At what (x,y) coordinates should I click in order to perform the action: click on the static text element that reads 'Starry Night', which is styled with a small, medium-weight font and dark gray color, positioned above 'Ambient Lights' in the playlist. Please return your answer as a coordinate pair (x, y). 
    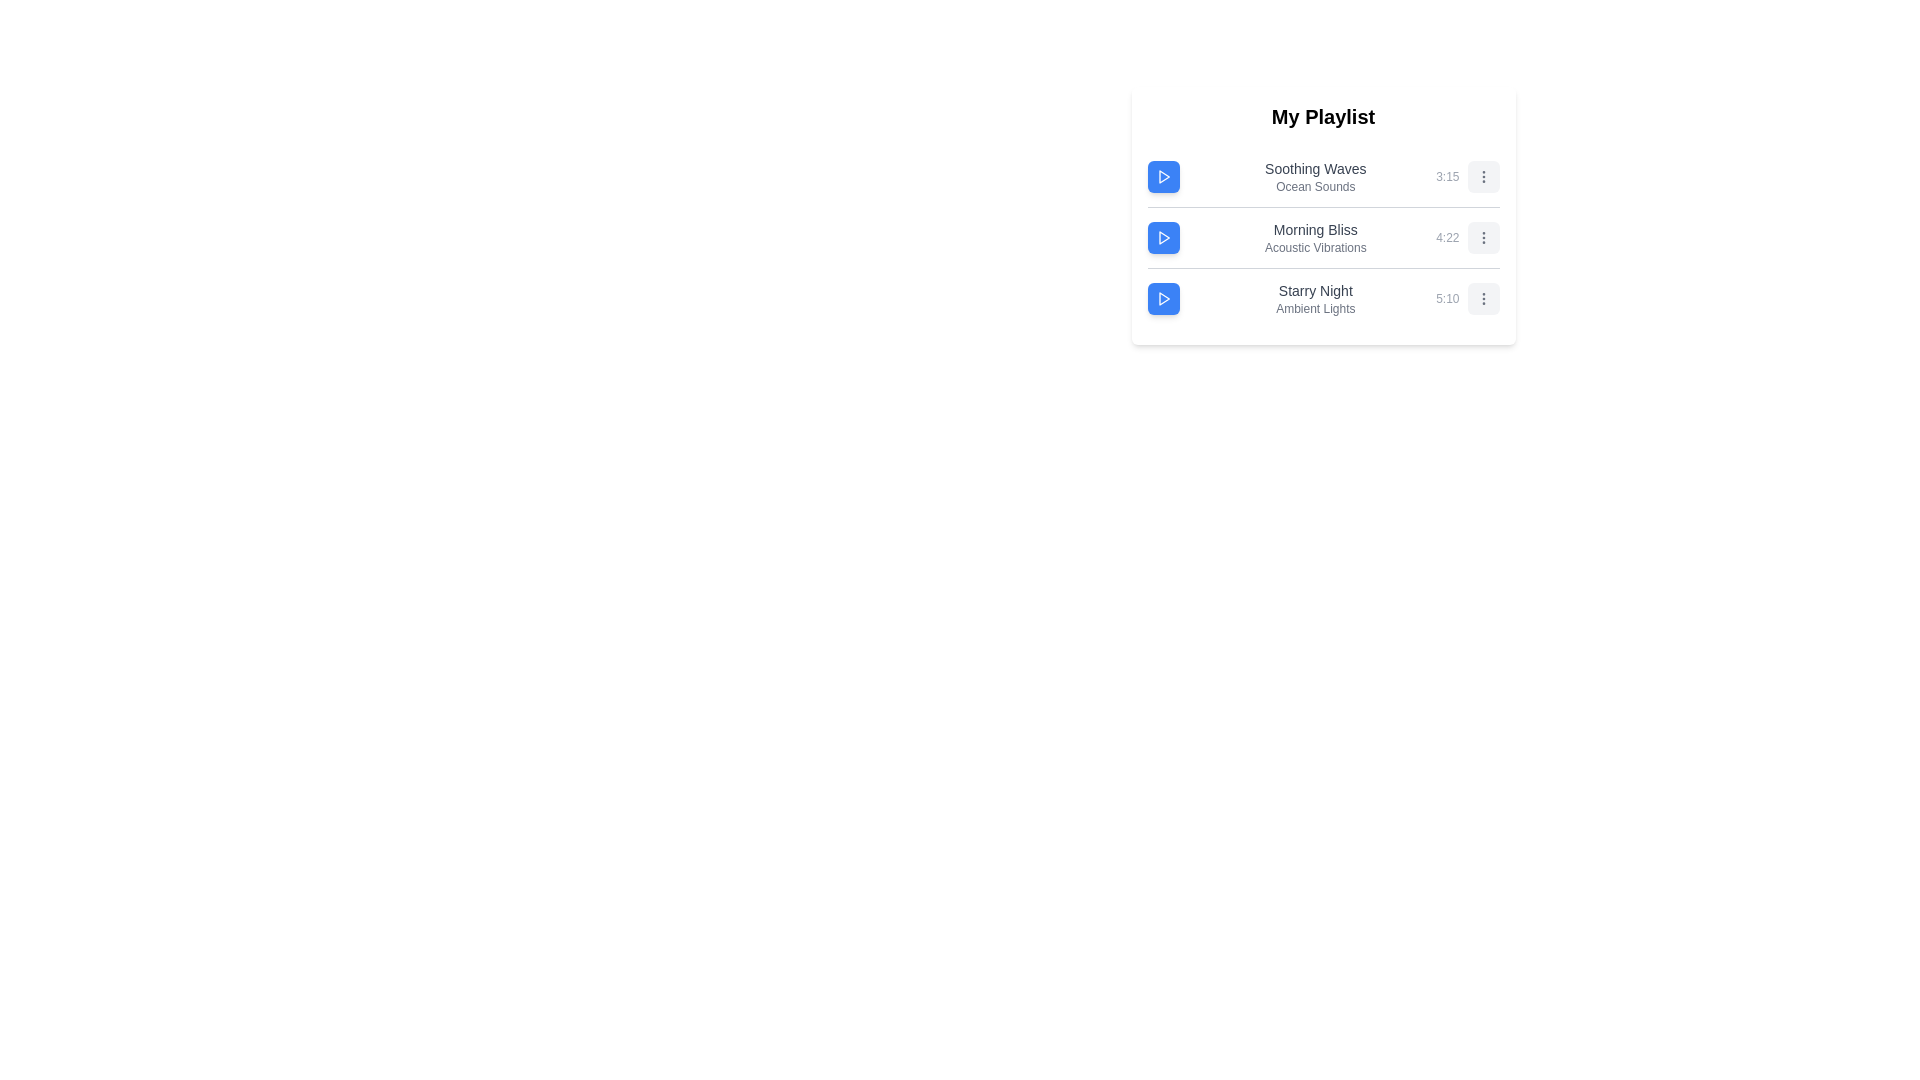
    Looking at the image, I should click on (1315, 290).